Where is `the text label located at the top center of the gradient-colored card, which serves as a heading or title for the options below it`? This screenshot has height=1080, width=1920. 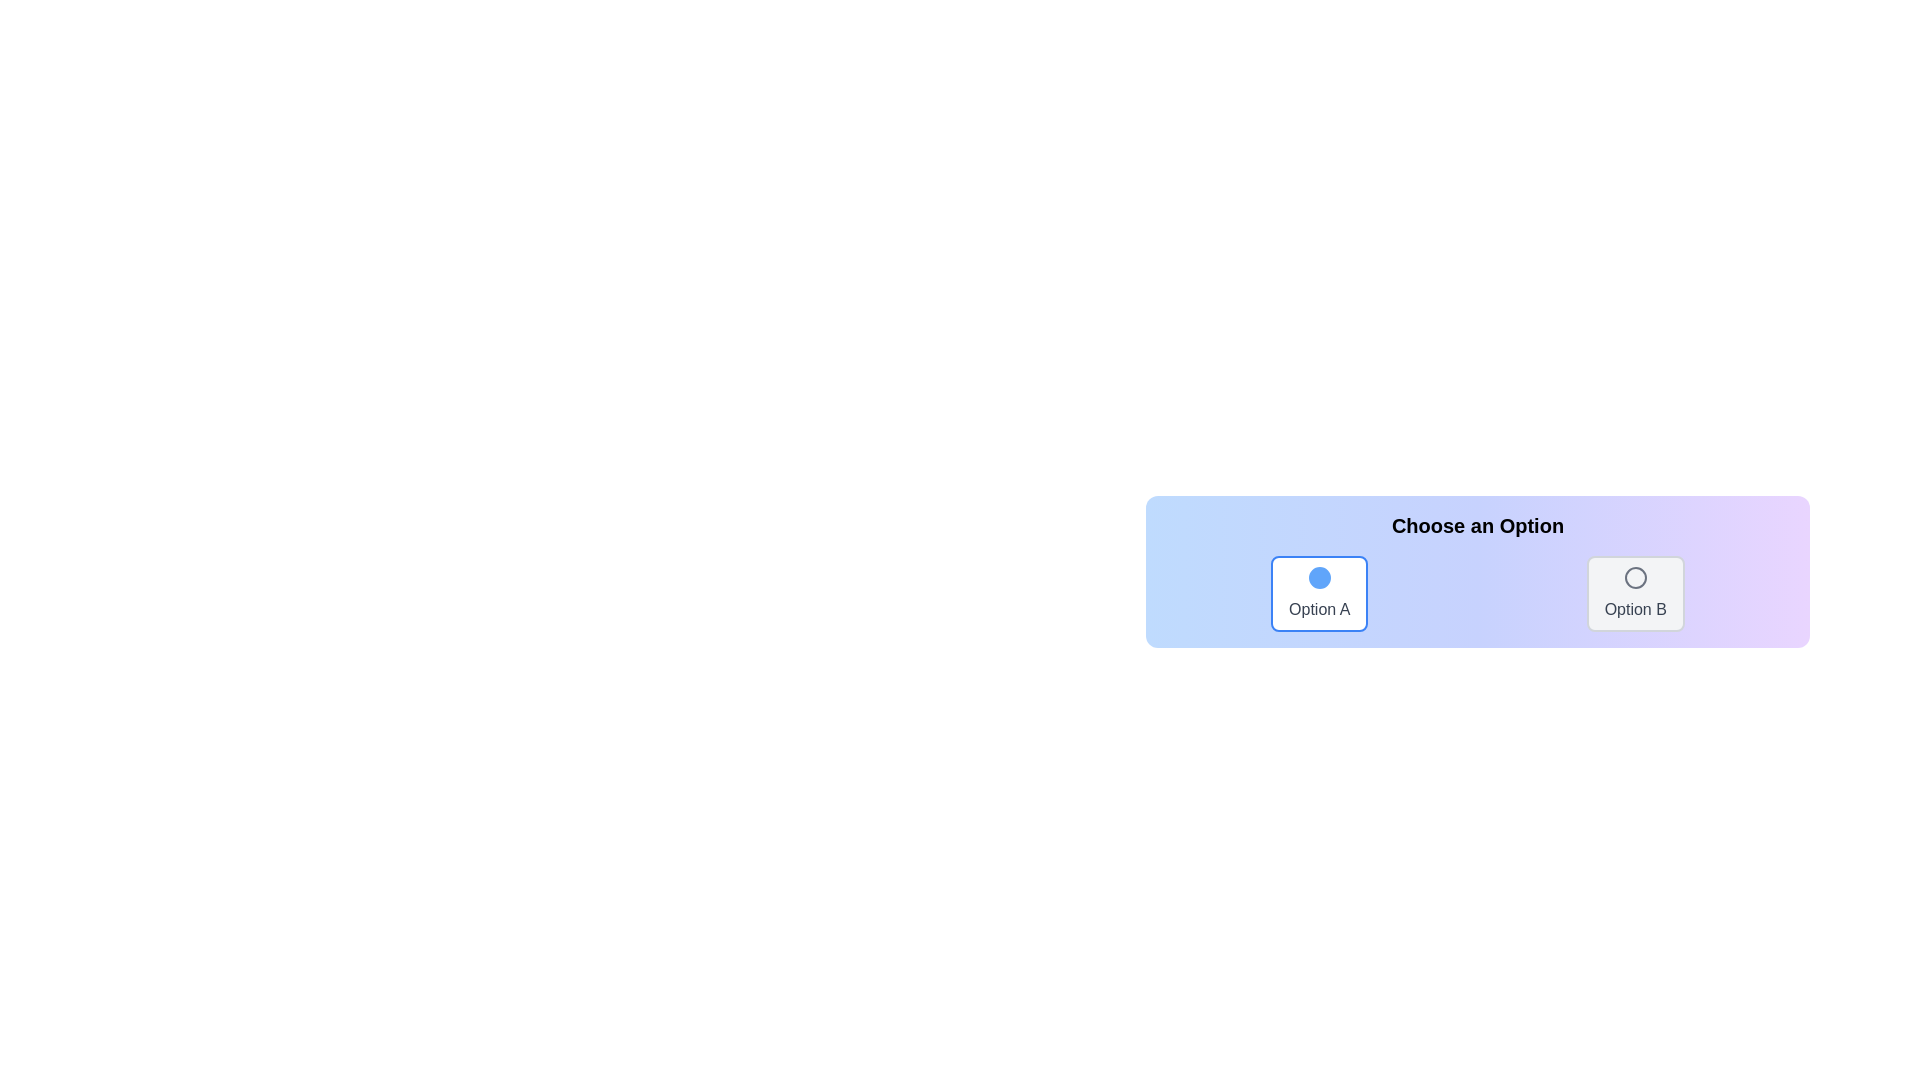
the text label located at the top center of the gradient-colored card, which serves as a heading or title for the options below it is located at coordinates (1478, 524).